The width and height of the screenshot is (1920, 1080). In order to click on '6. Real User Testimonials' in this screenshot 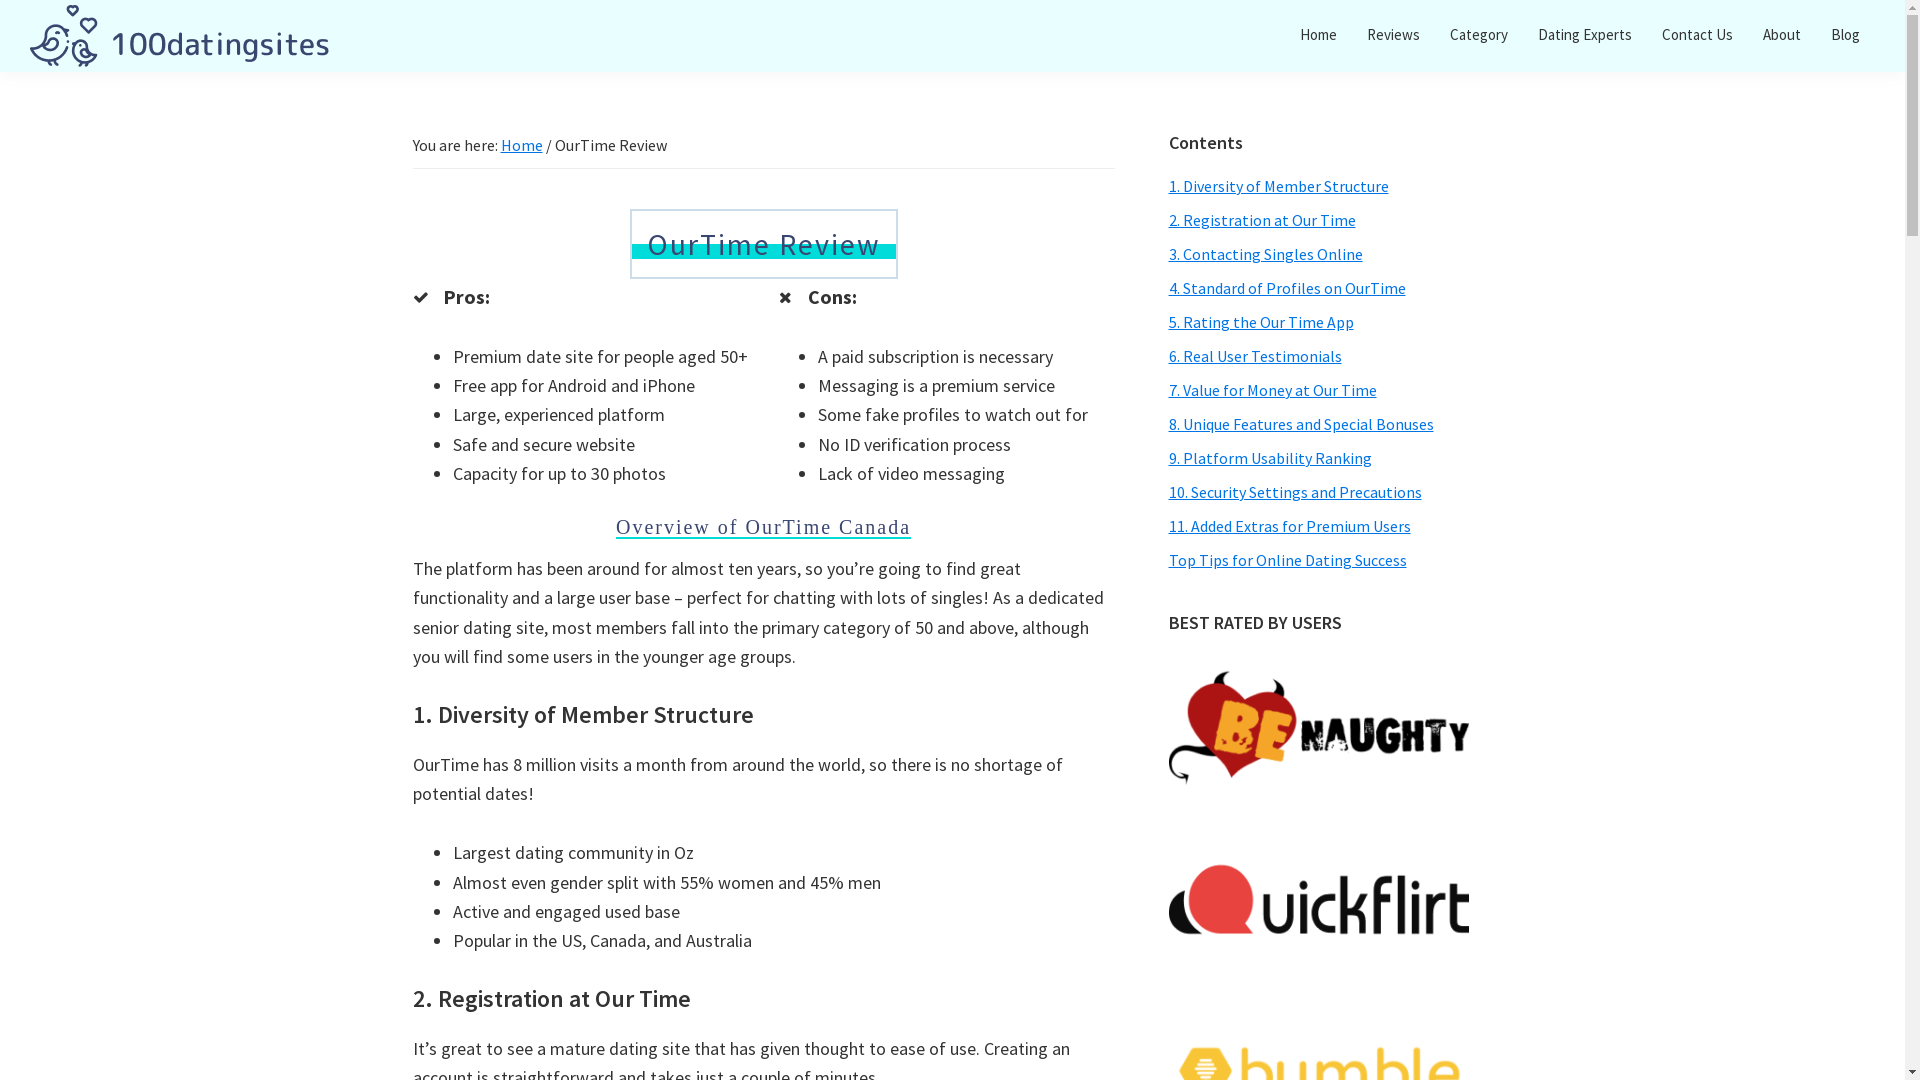, I will do `click(1253, 354)`.